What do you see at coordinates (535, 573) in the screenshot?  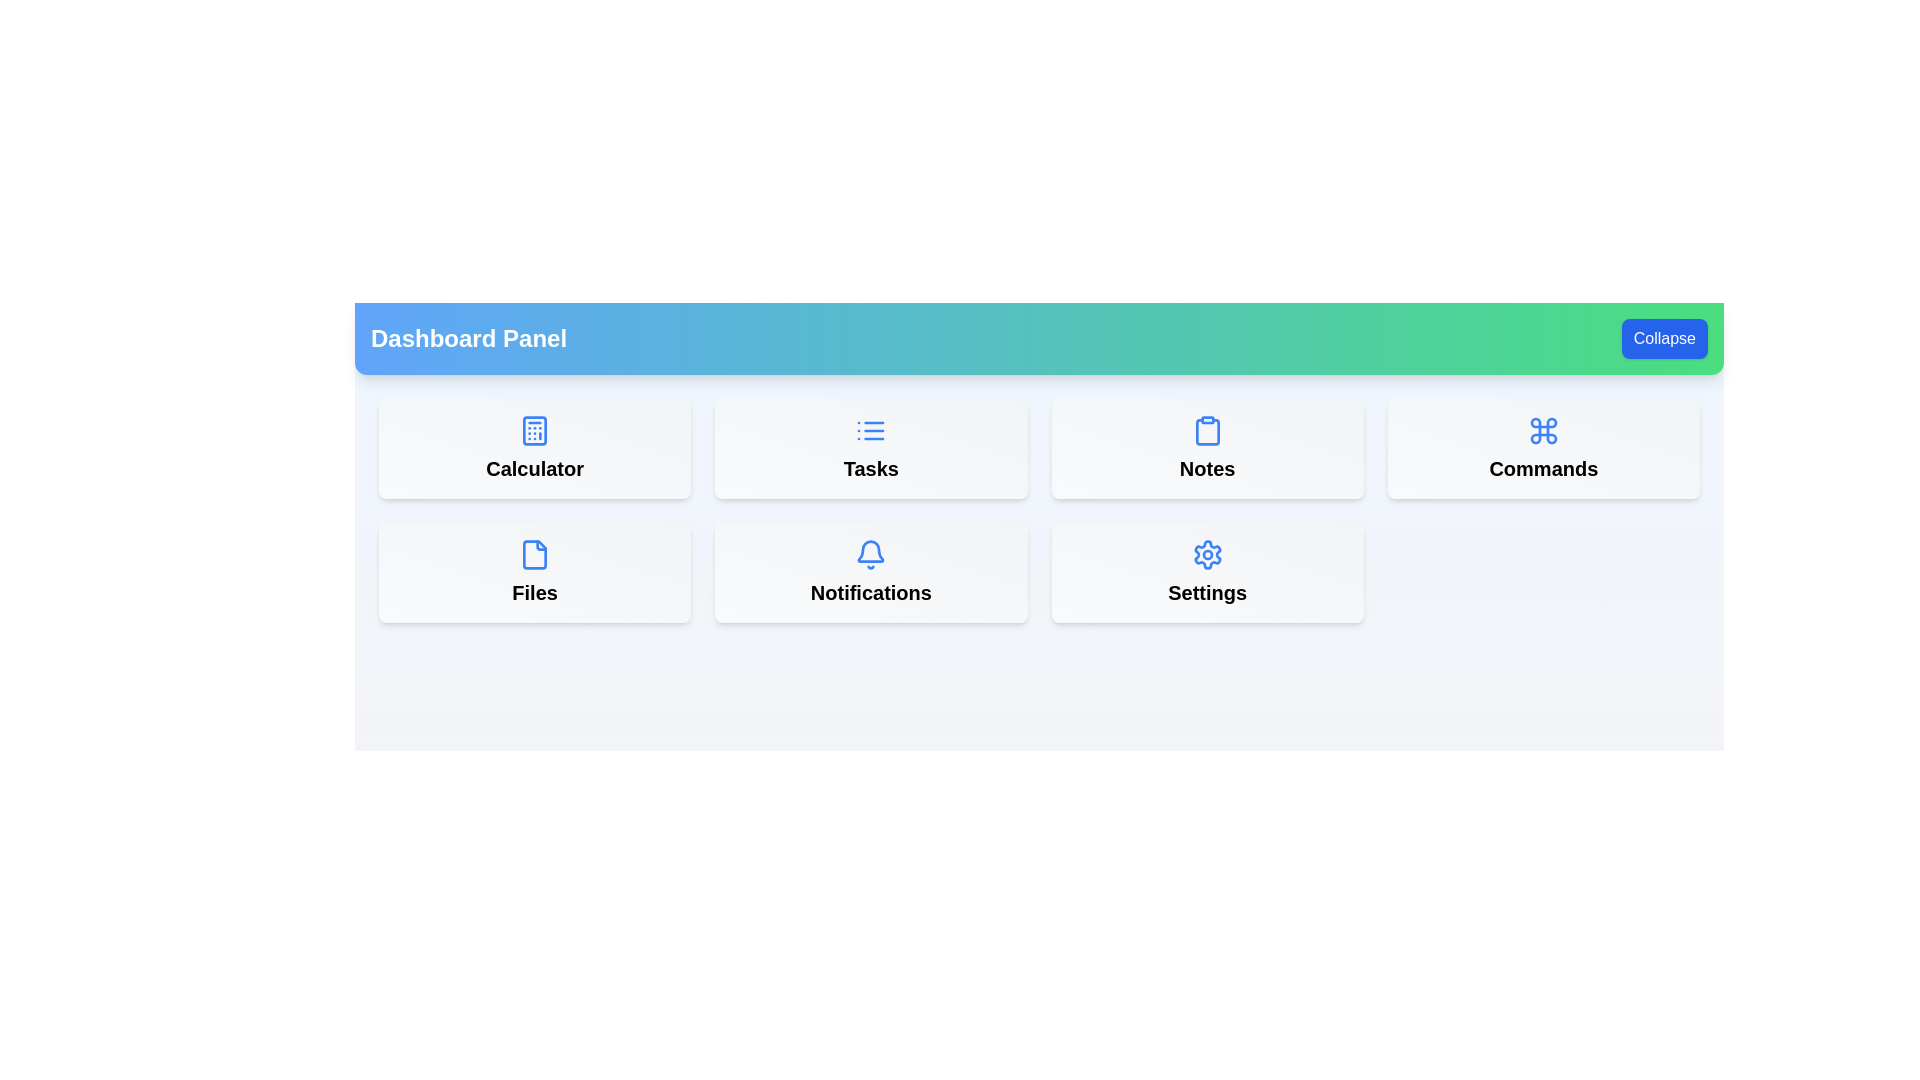 I see `the menu item labeled Files` at bounding box center [535, 573].